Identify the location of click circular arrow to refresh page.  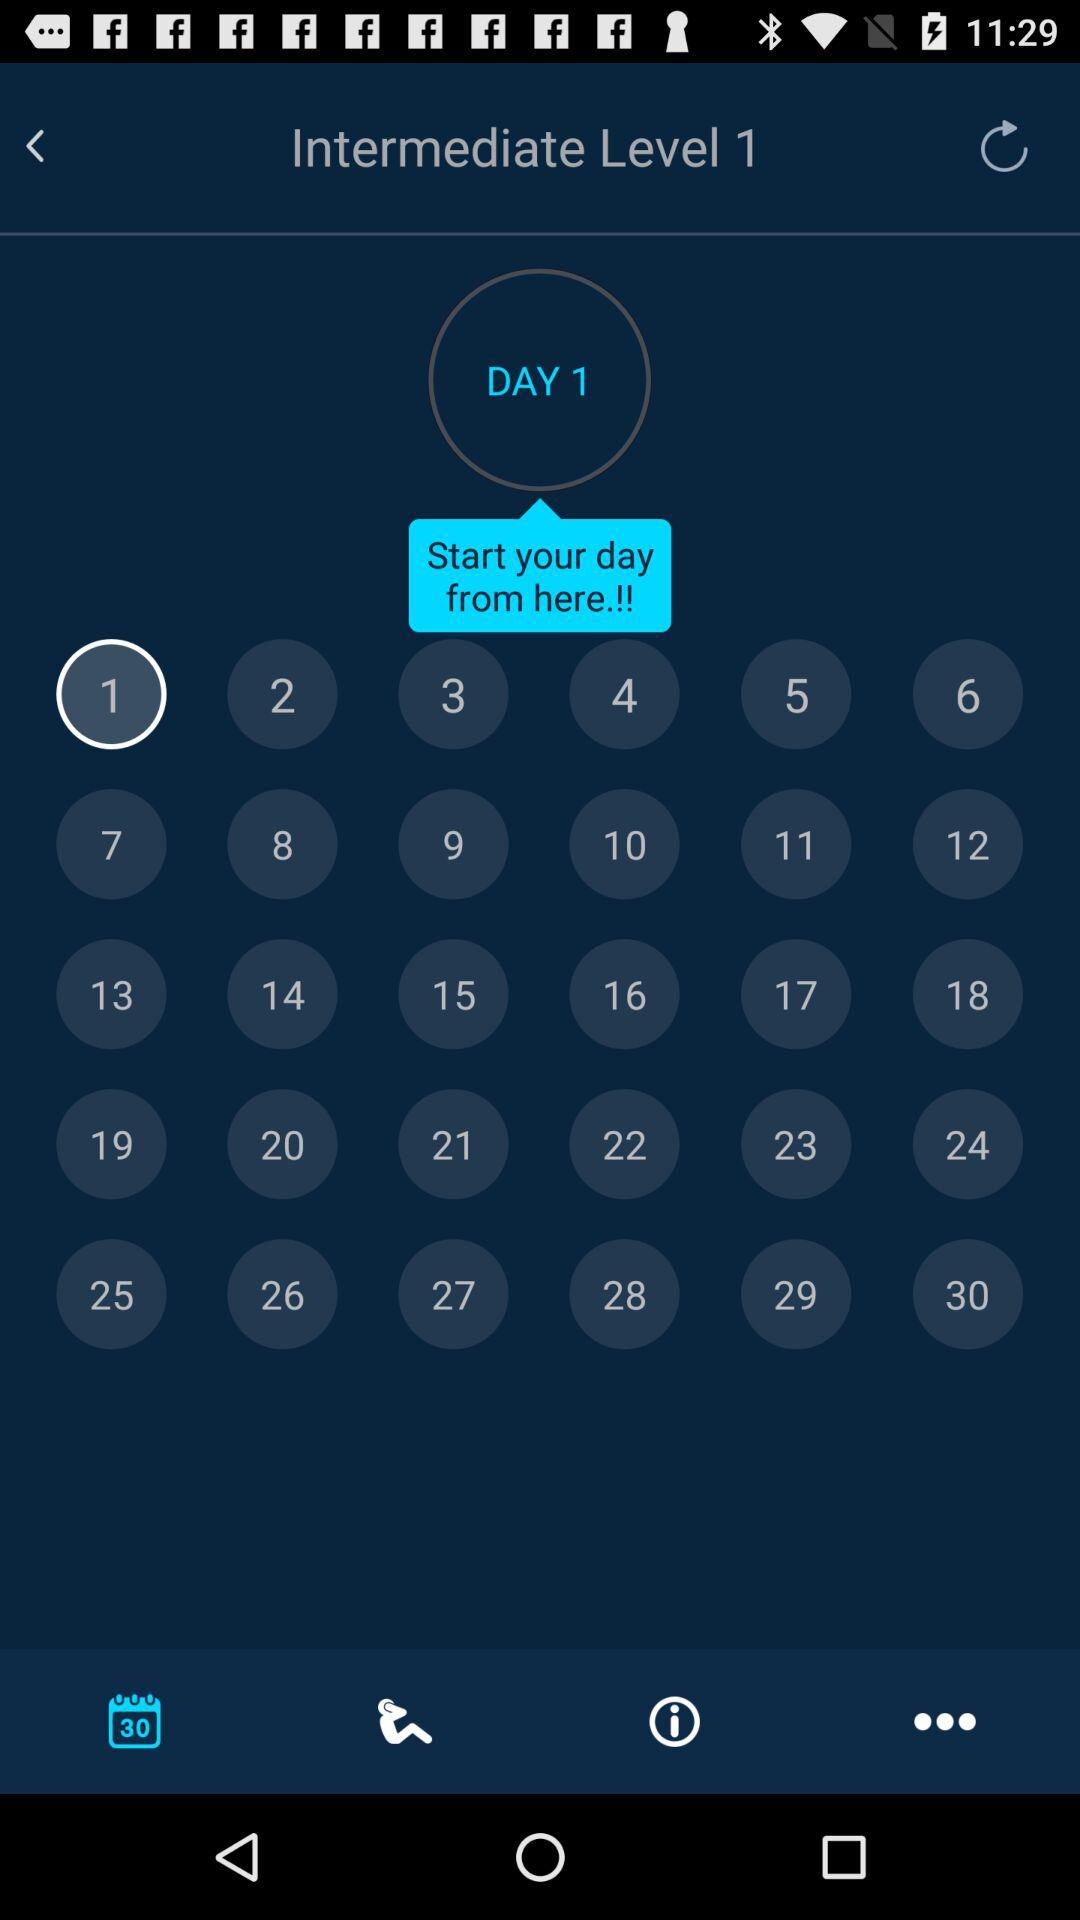
(994, 145).